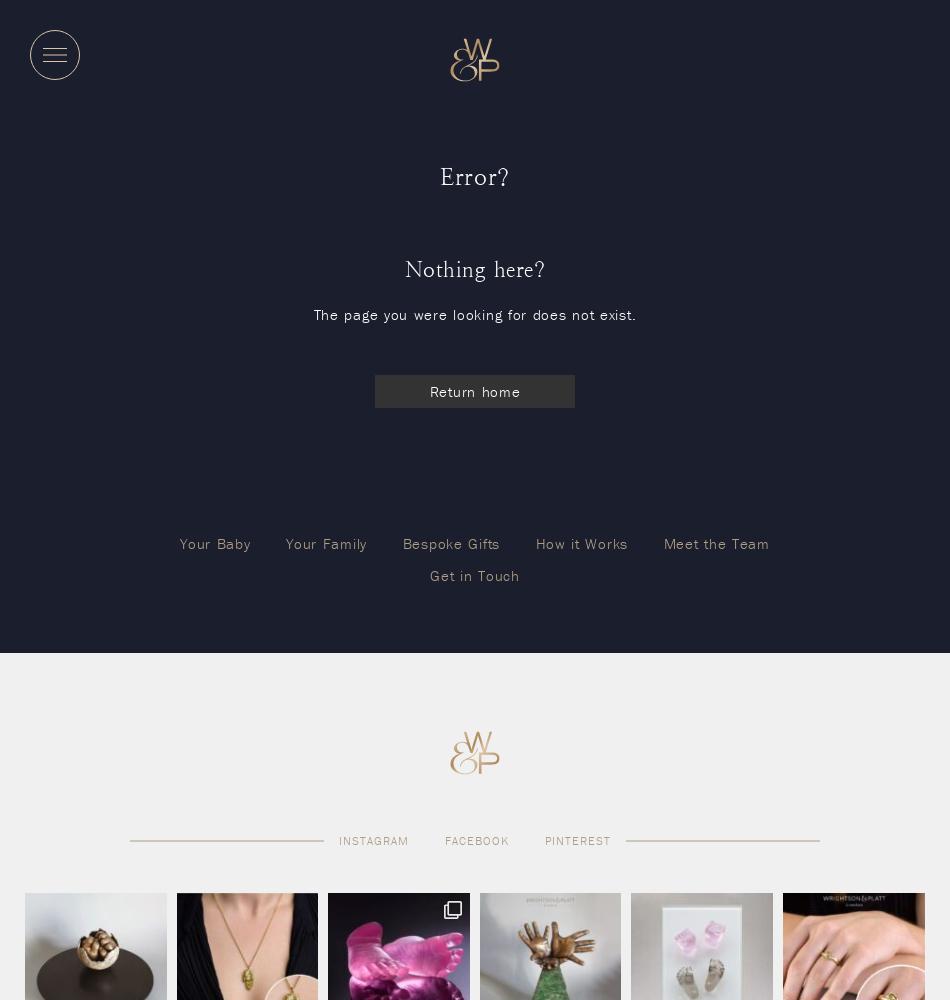 The height and width of the screenshot is (1000, 950). I want to click on 'Bespoke Gifts', so click(449, 542).